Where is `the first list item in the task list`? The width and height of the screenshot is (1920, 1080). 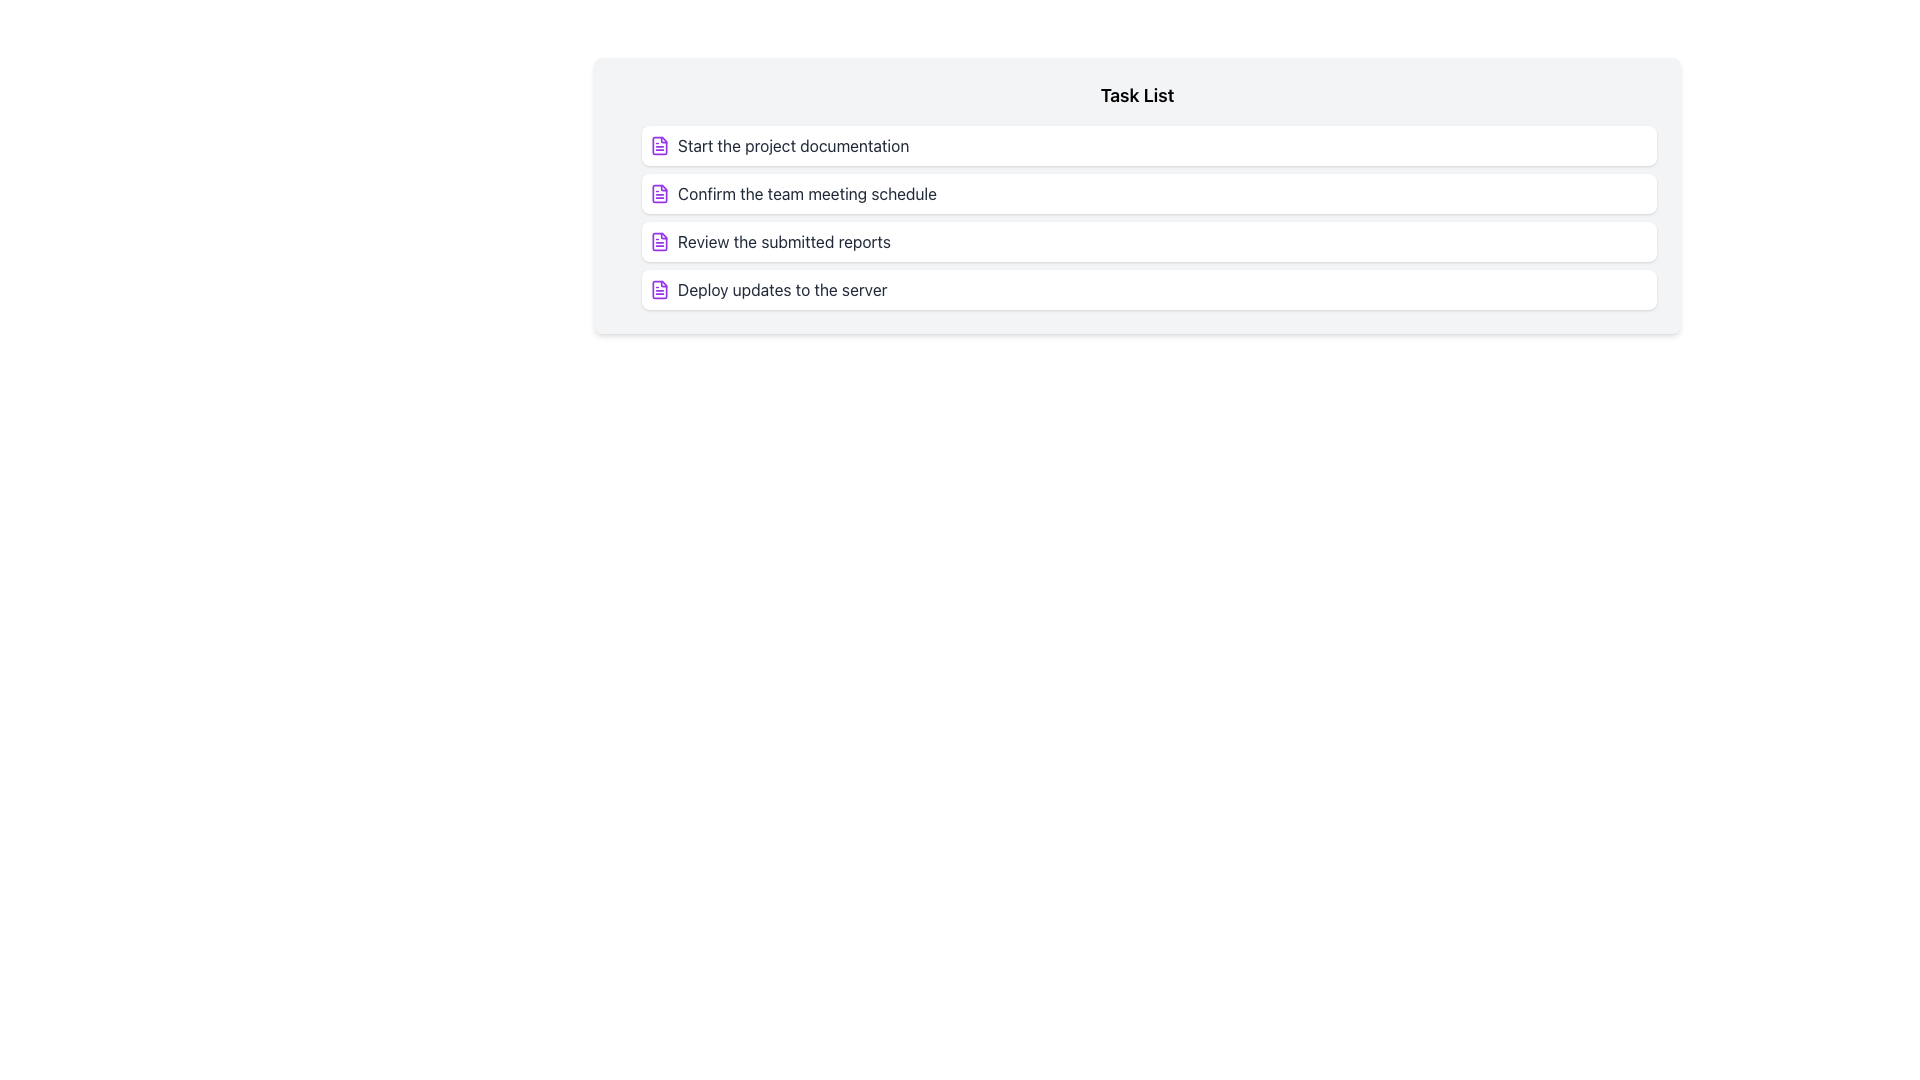
the first list item in the task list is located at coordinates (1149, 145).